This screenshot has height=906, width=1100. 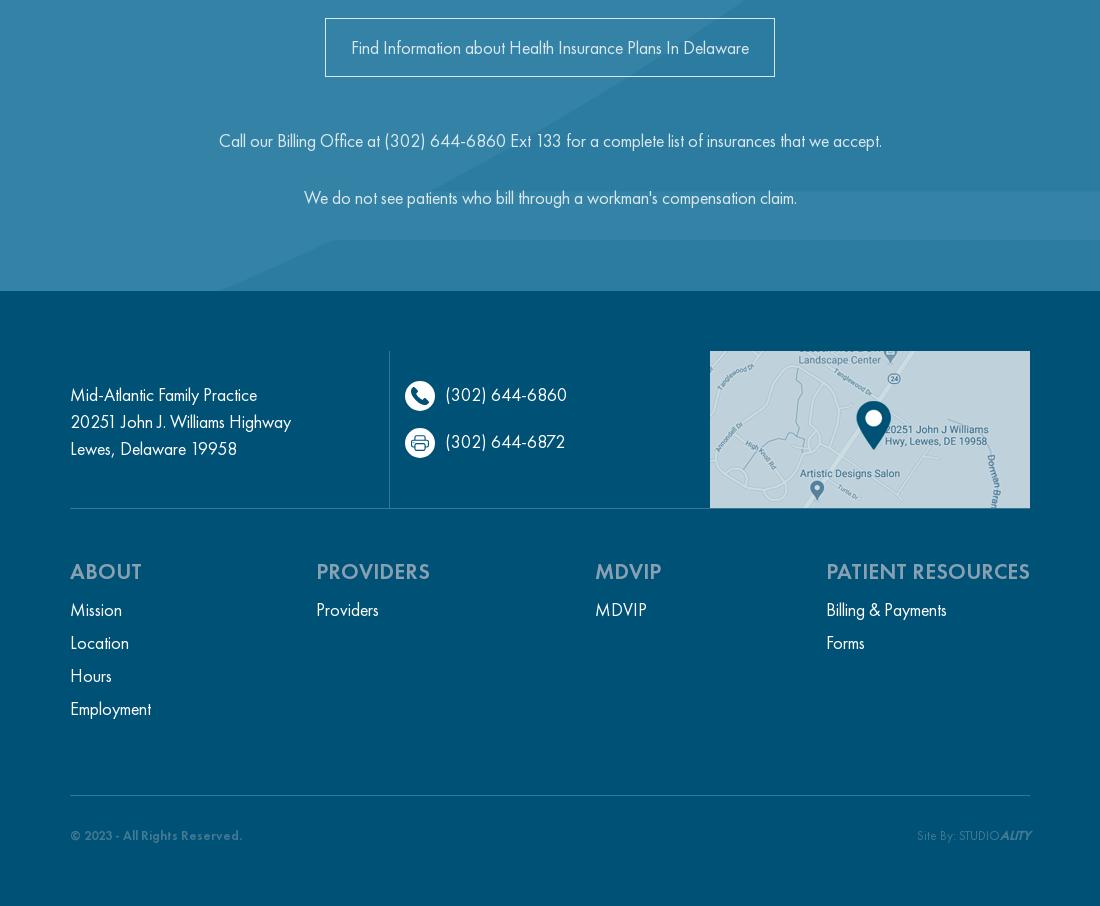 I want to click on '(302) 644-6872', so click(x=505, y=440).